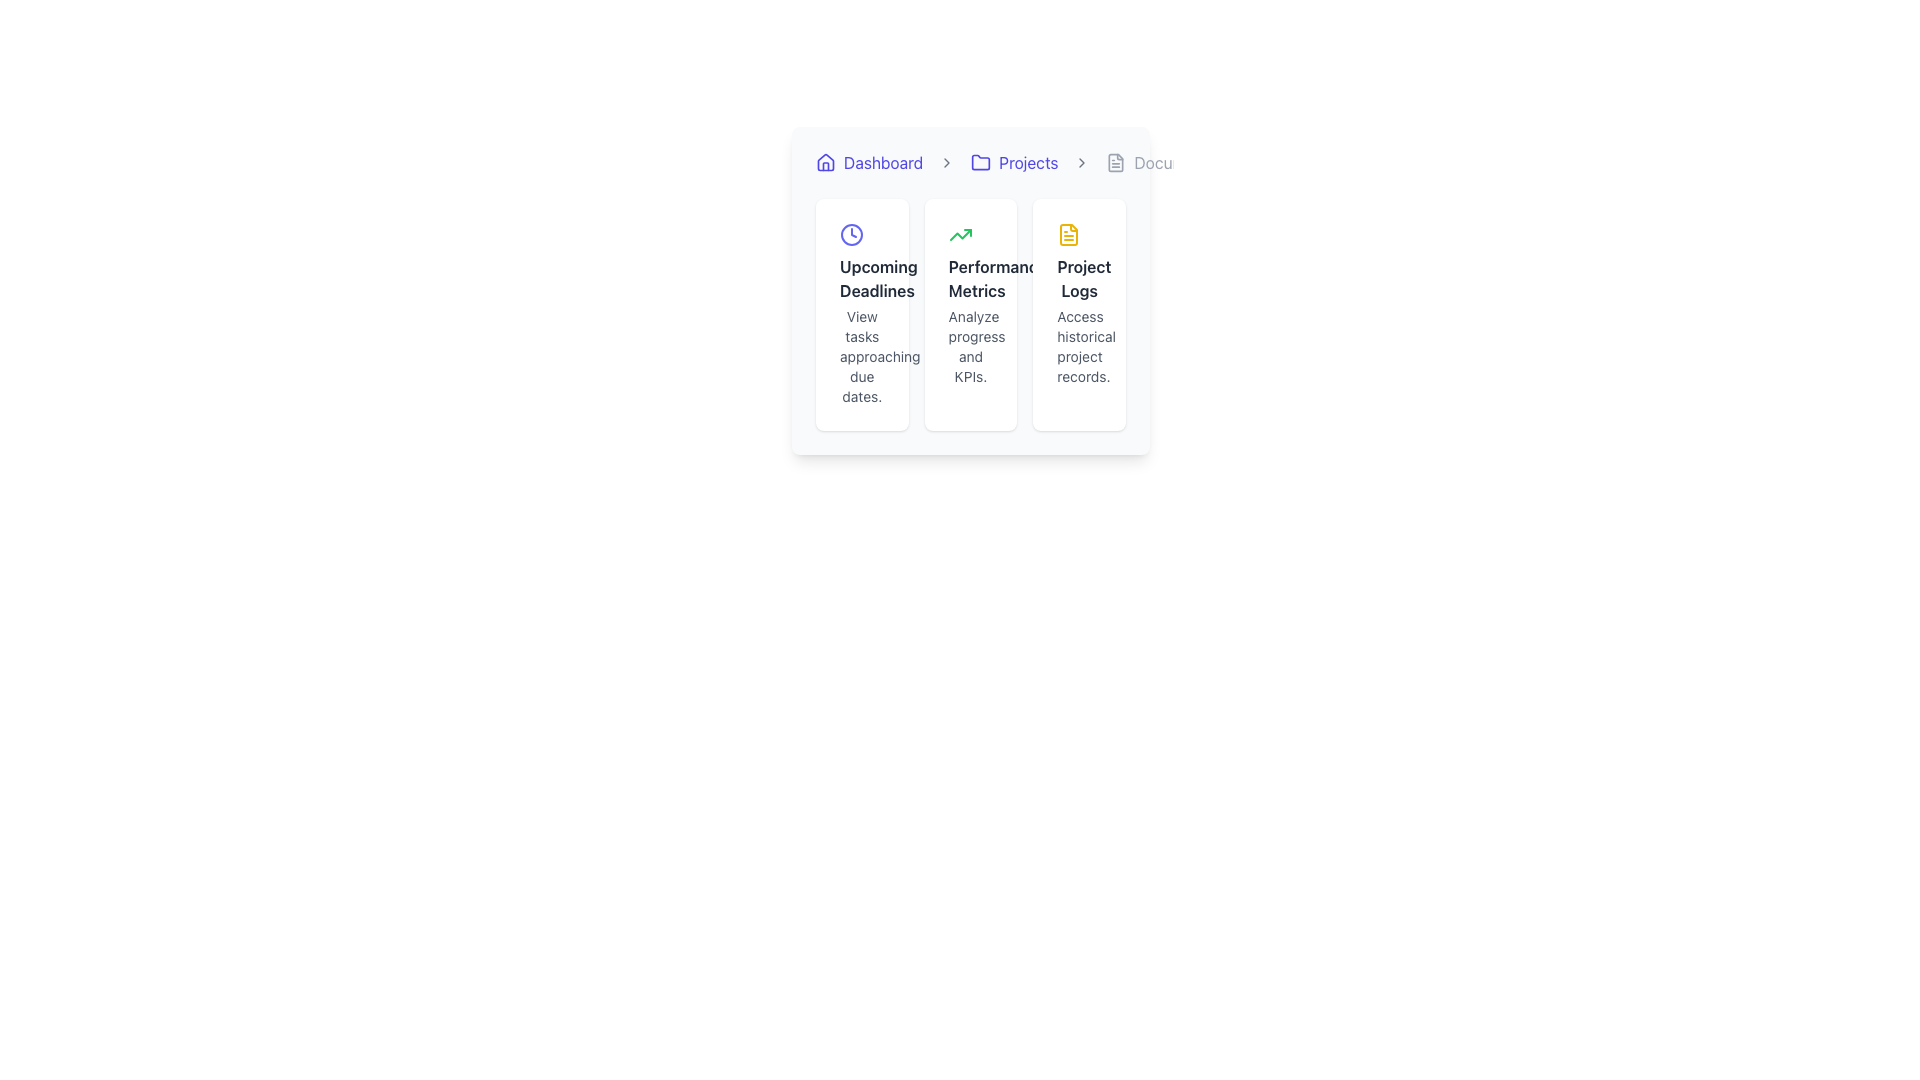 Image resolution: width=1920 pixels, height=1080 pixels. Describe the element at coordinates (970, 278) in the screenshot. I see `text label titled 'Performance Metrics' located on the second card in a horizontally aligned group of three cards` at that location.